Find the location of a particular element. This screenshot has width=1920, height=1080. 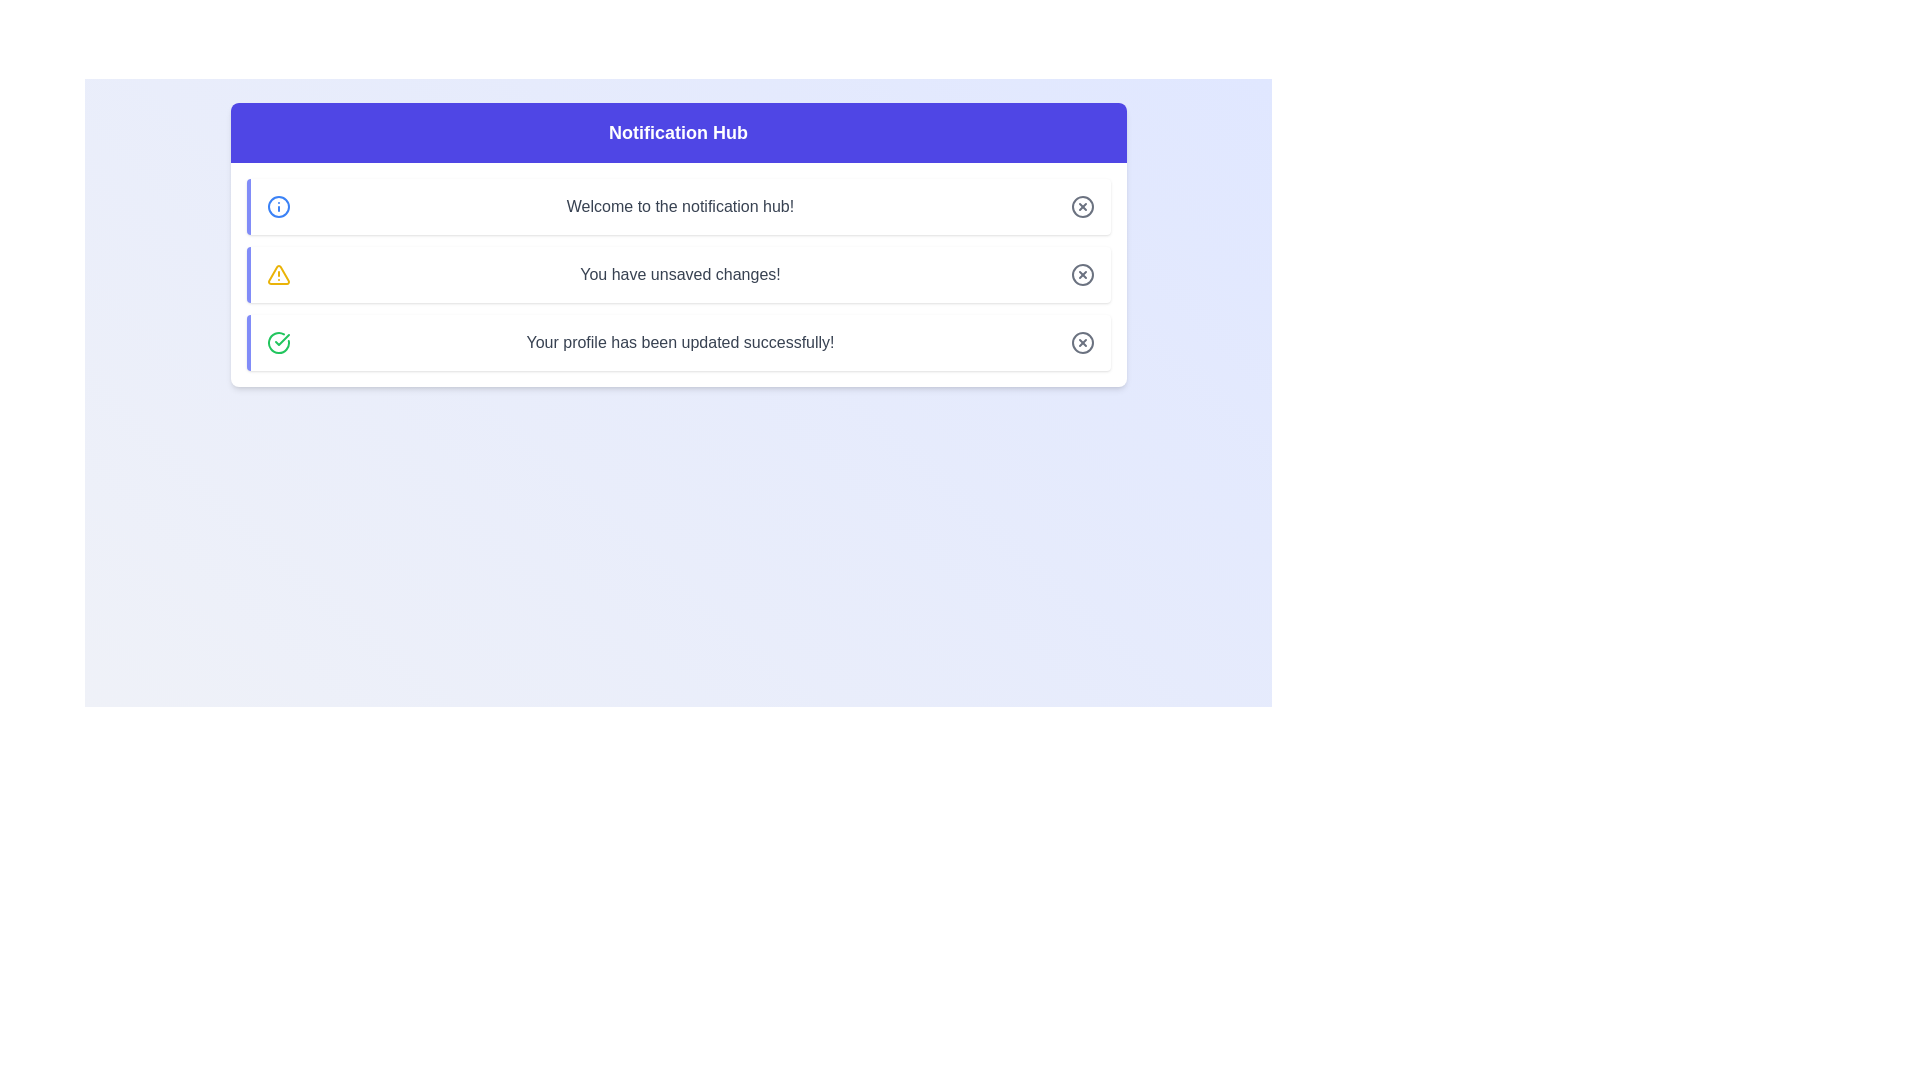

the close button located at the top-right corner of the first notification box, adjacent to the text 'Welcome to the notification hub!', to observe style changes is located at coordinates (1081, 207).